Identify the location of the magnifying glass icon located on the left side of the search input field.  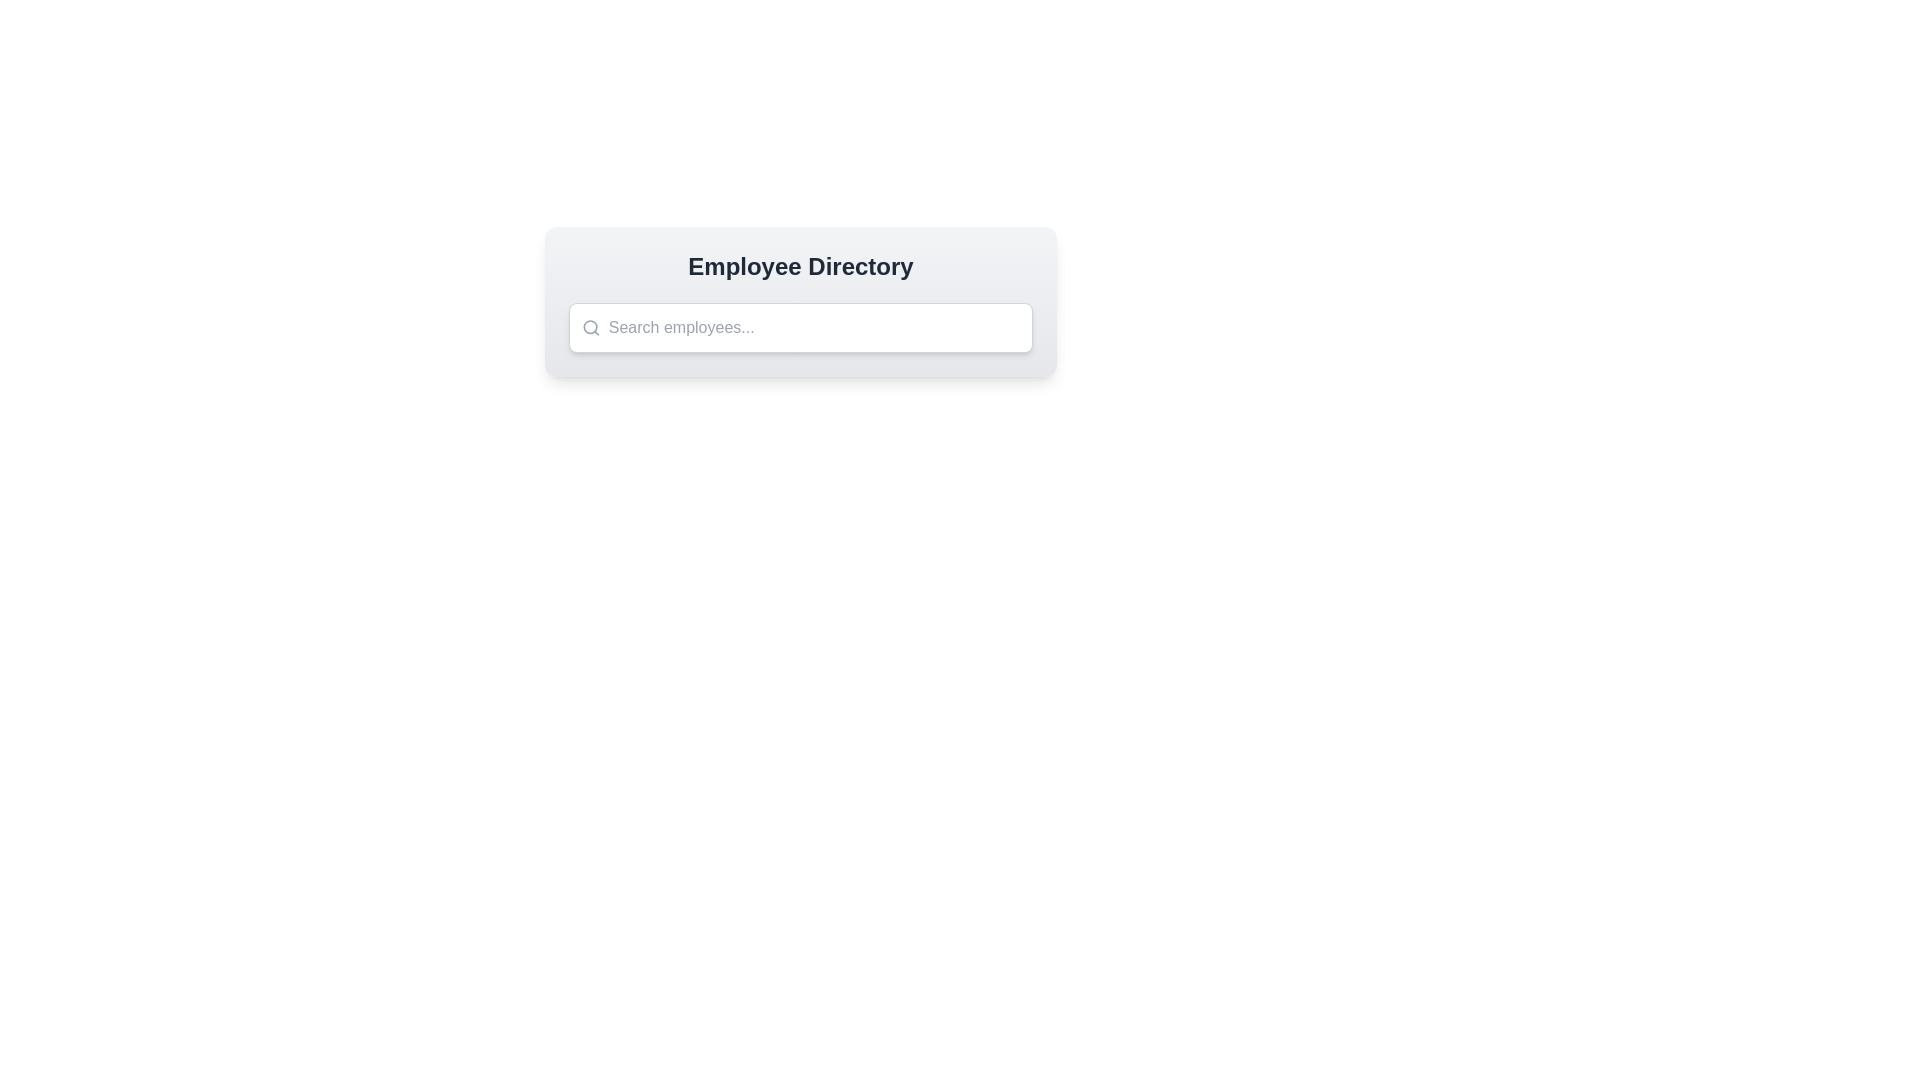
(590, 326).